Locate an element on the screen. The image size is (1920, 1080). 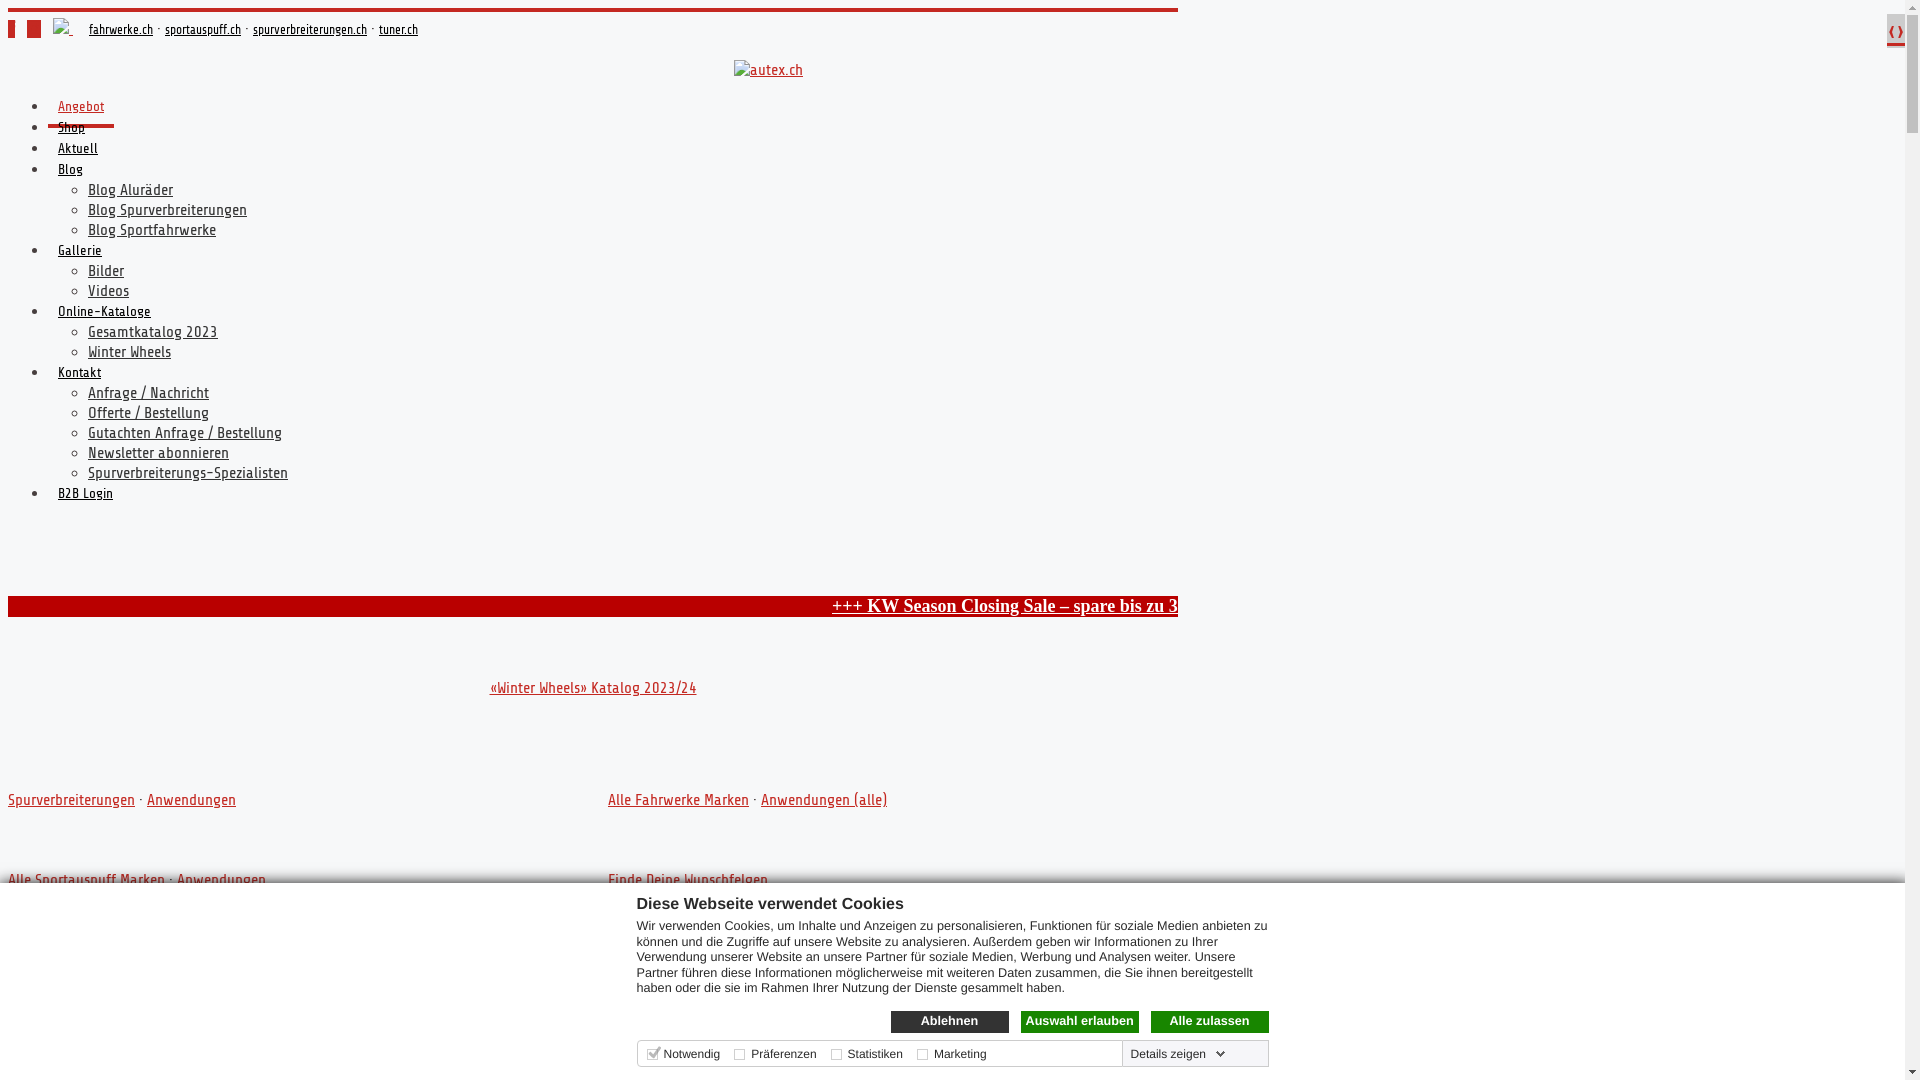
'Gesamtkatalog 2023' is located at coordinates (152, 330).